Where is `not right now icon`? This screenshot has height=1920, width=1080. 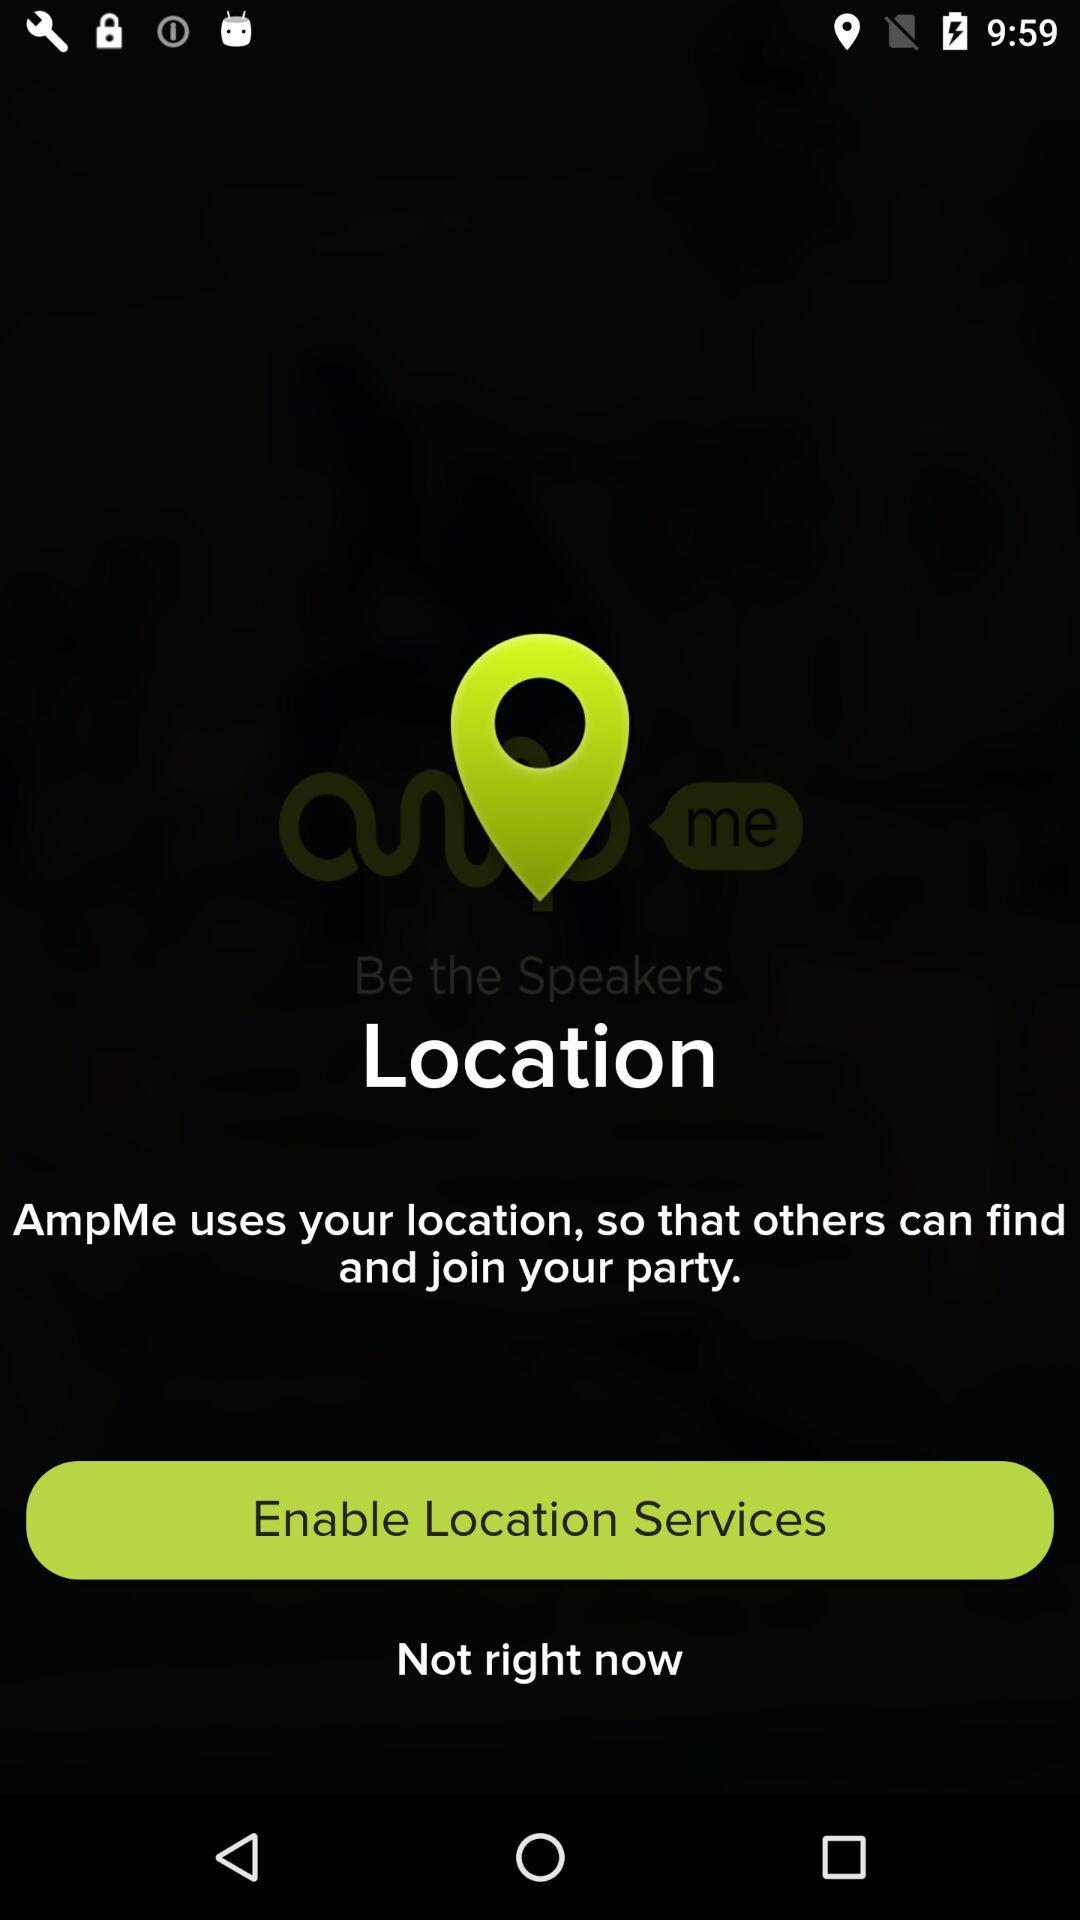
not right now icon is located at coordinates (538, 1666).